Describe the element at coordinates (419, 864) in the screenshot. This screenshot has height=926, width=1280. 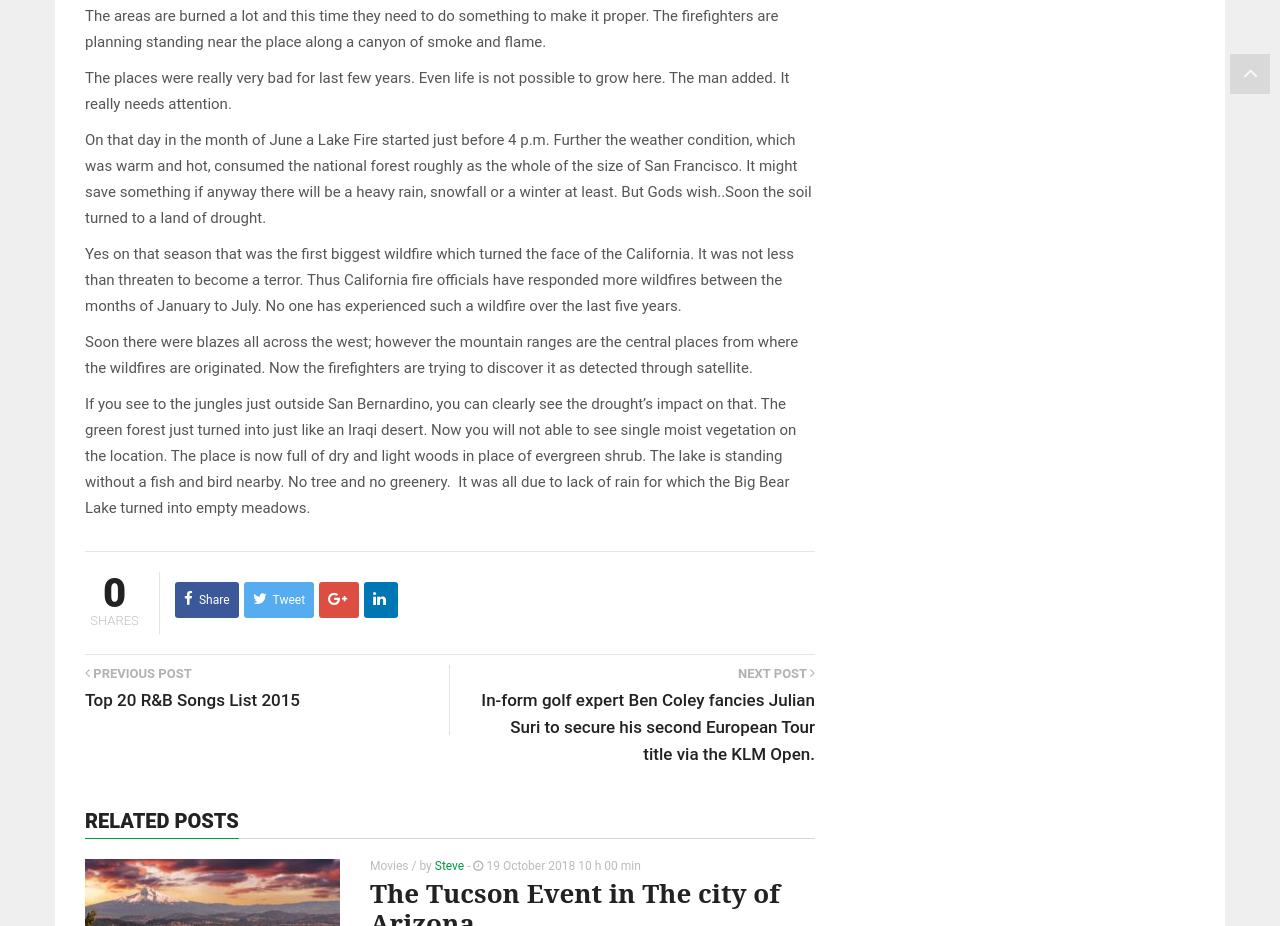
I see `'/ by'` at that location.